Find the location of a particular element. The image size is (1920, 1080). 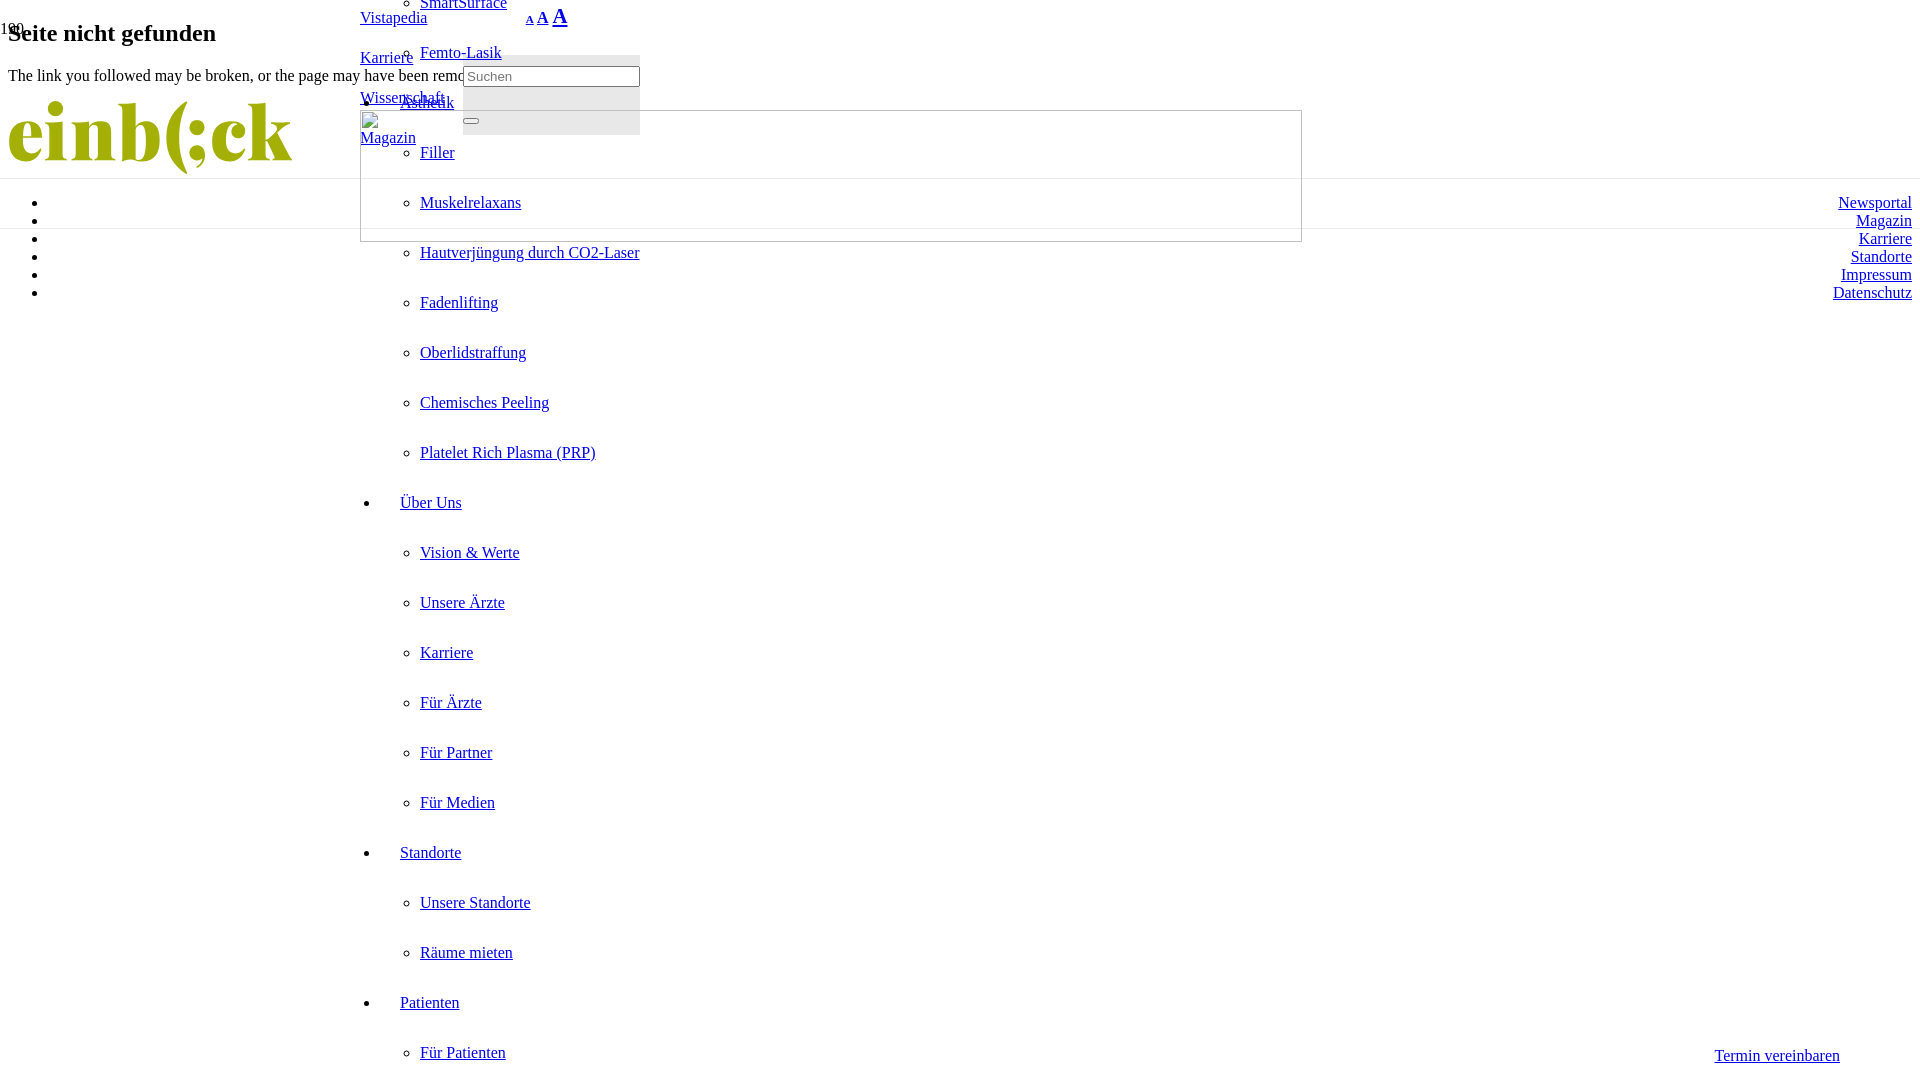

'Femto-Lasik' is located at coordinates (419, 51).